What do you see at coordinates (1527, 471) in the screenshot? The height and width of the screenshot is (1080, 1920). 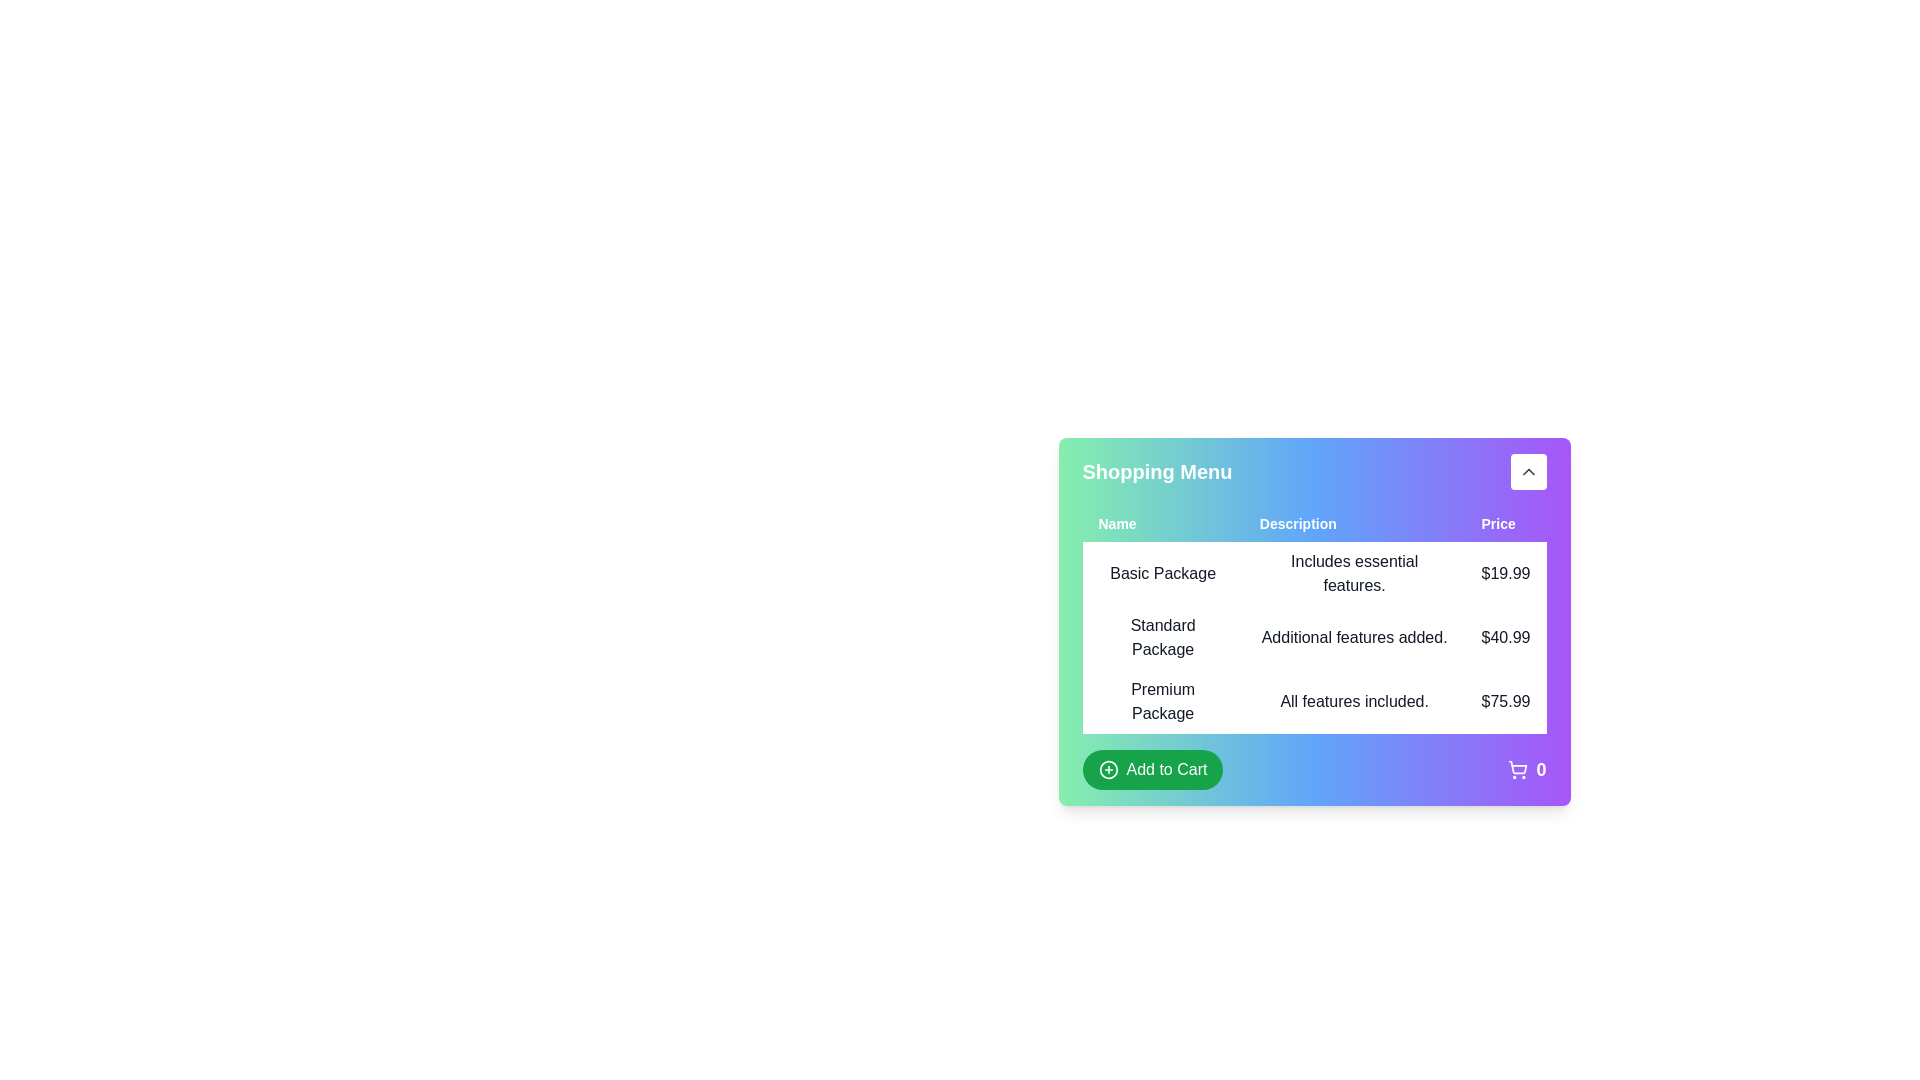 I see `the button with an upward-pointing chevron icon located at the top-right corner of the 'Shopping Menu' section` at bounding box center [1527, 471].